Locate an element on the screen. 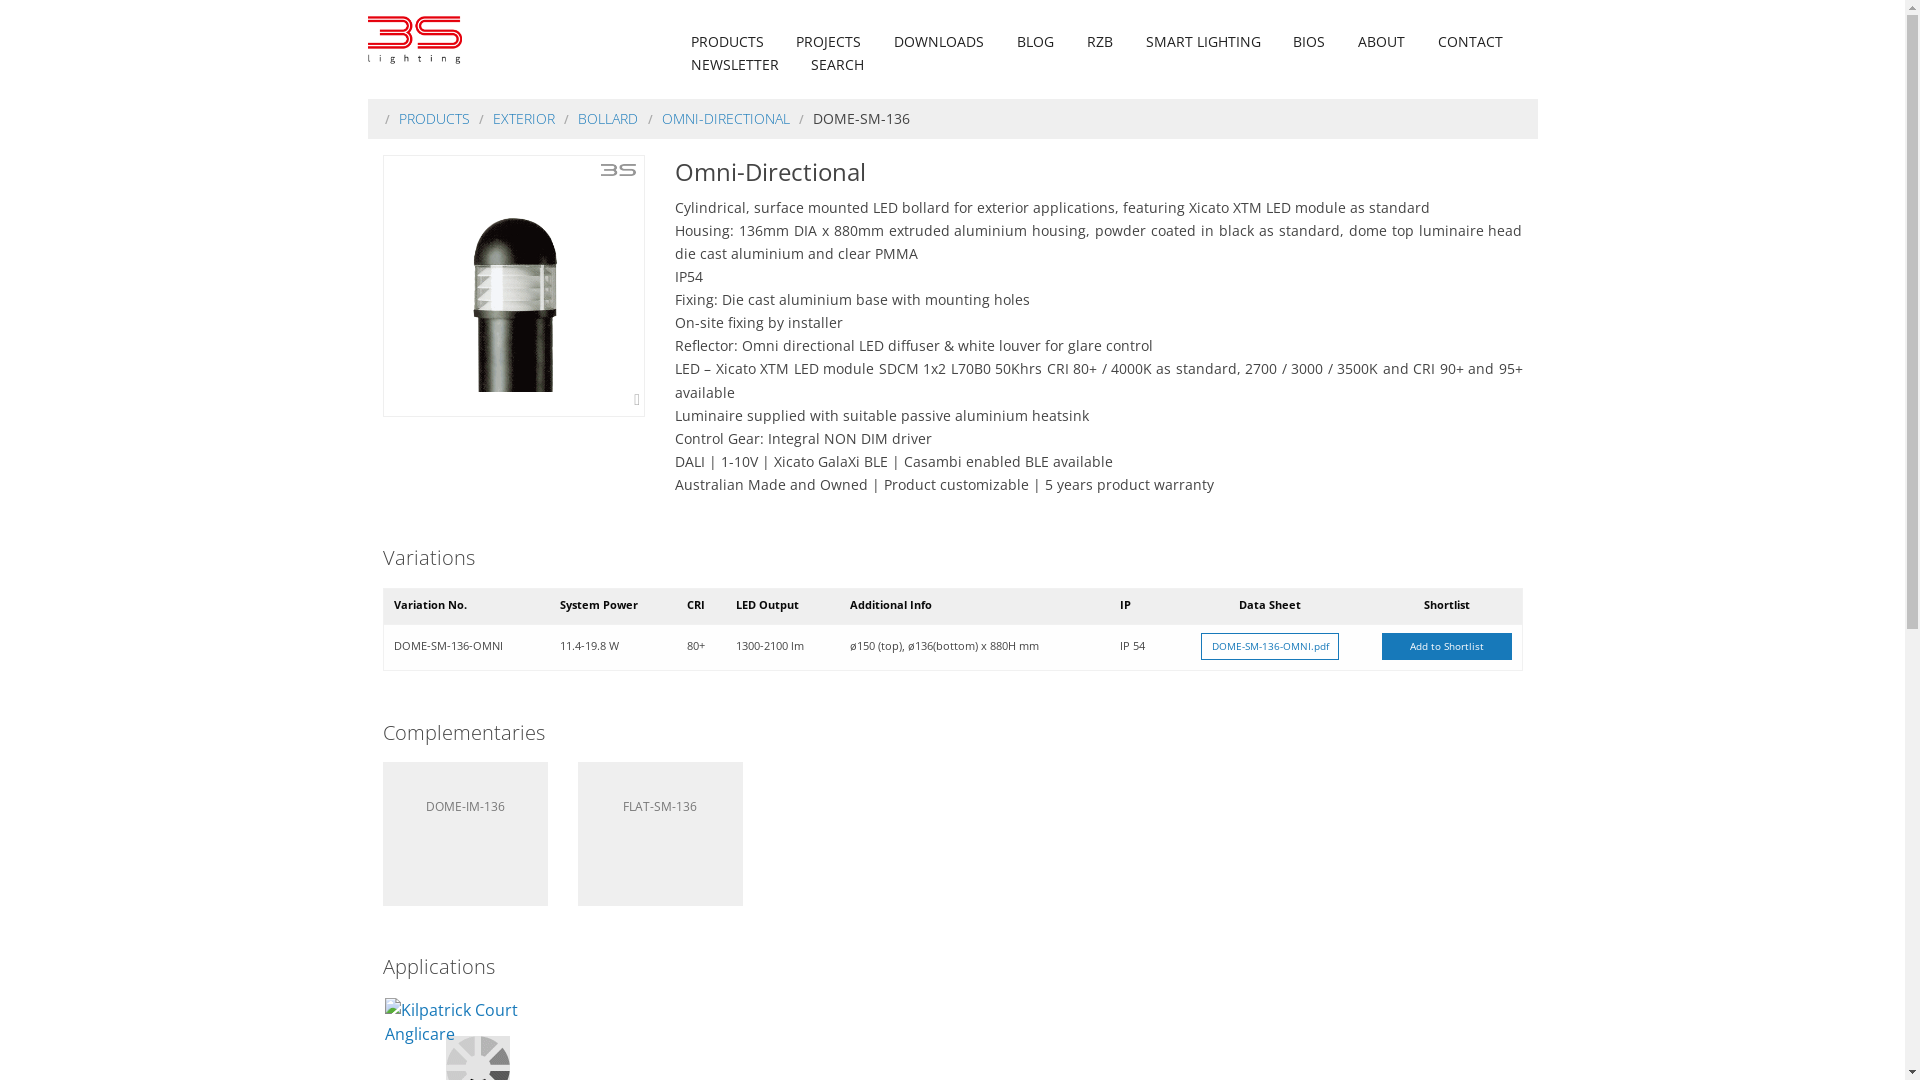  'BLOG' is located at coordinates (1035, 41).